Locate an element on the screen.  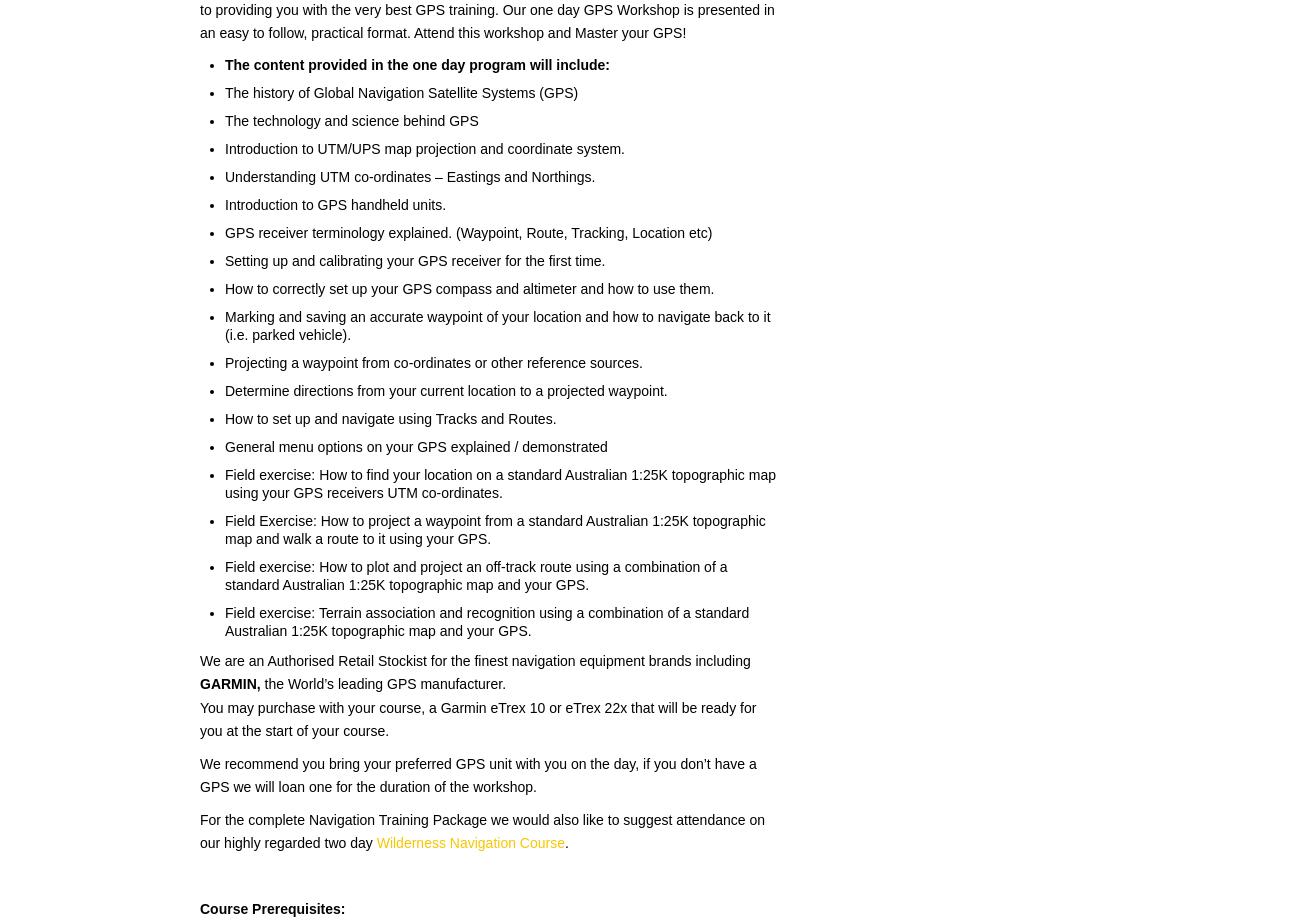
'Field Exercise: How to project a waypoint from a standard Australian 1:25K topographic map and walk a route to it using your GPS.' is located at coordinates (495, 529).